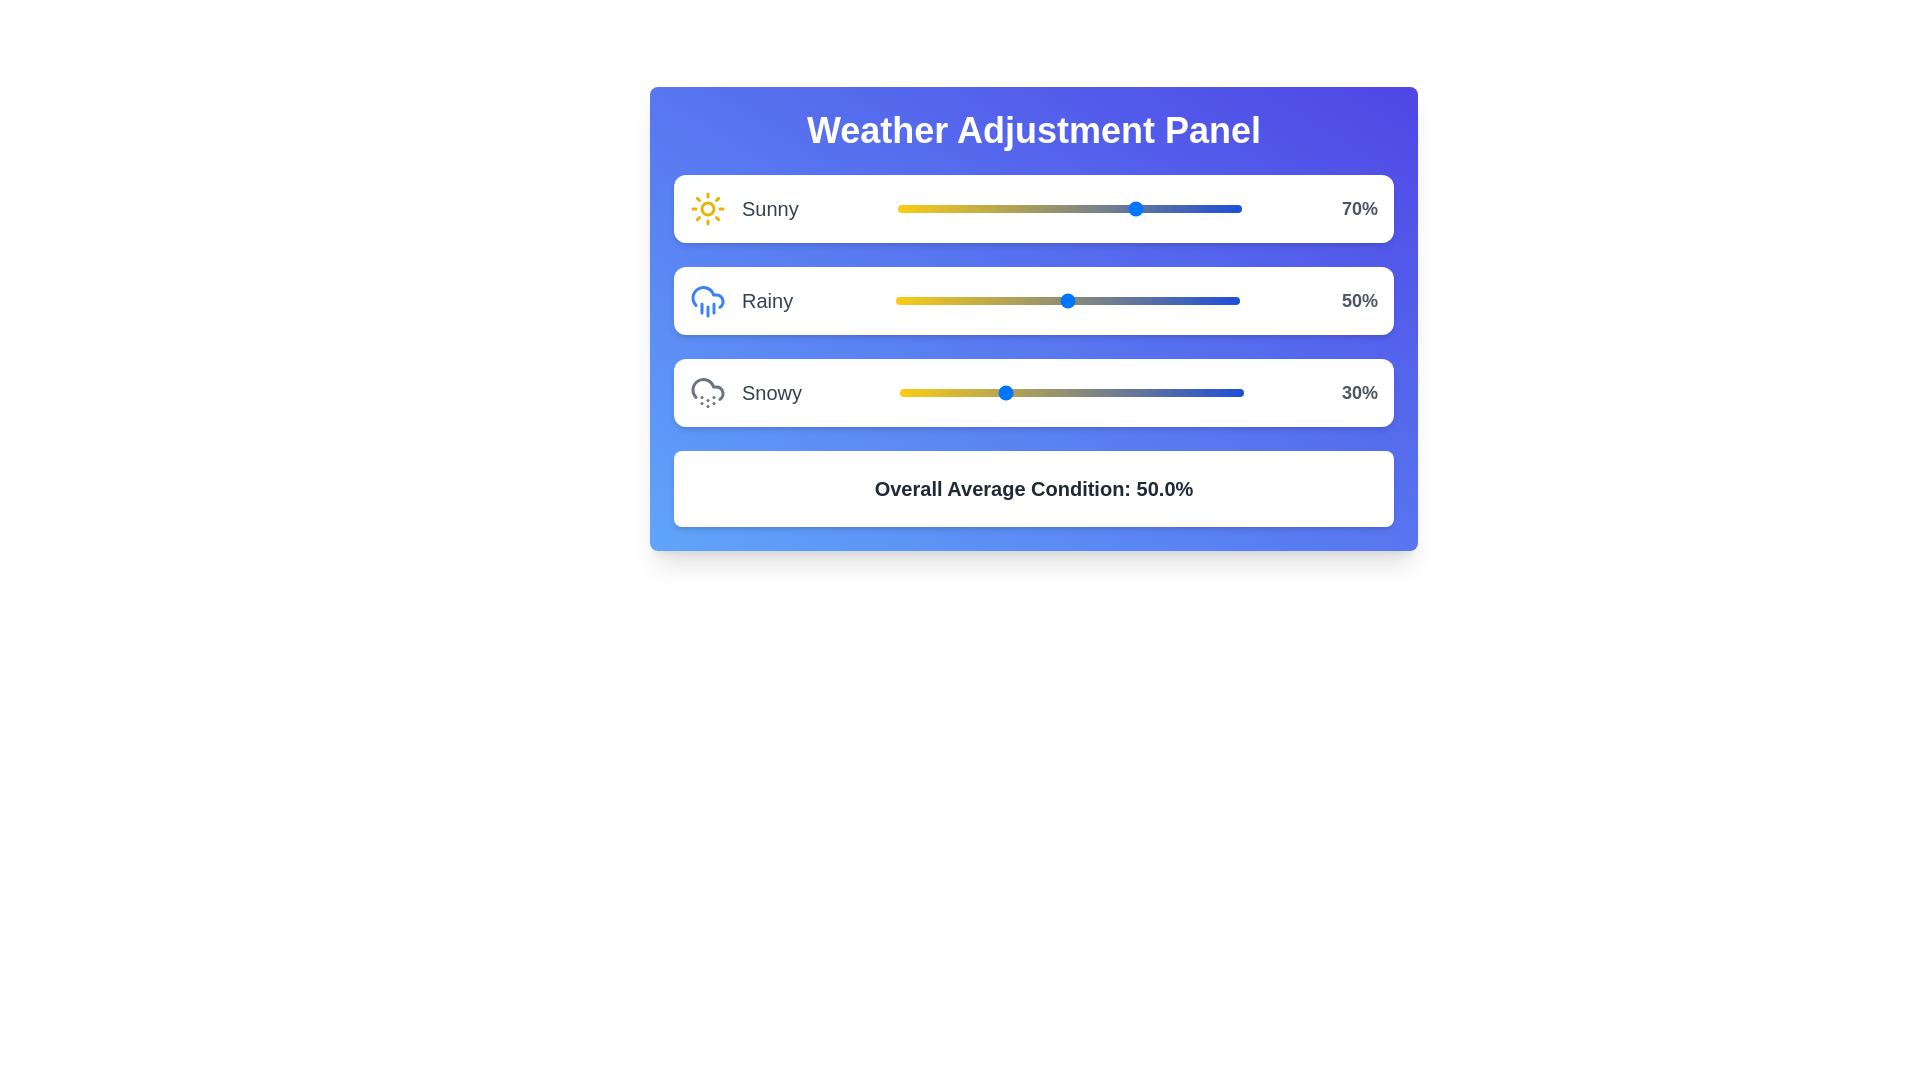  I want to click on the snowy condition percentage, so click(1088, 393).